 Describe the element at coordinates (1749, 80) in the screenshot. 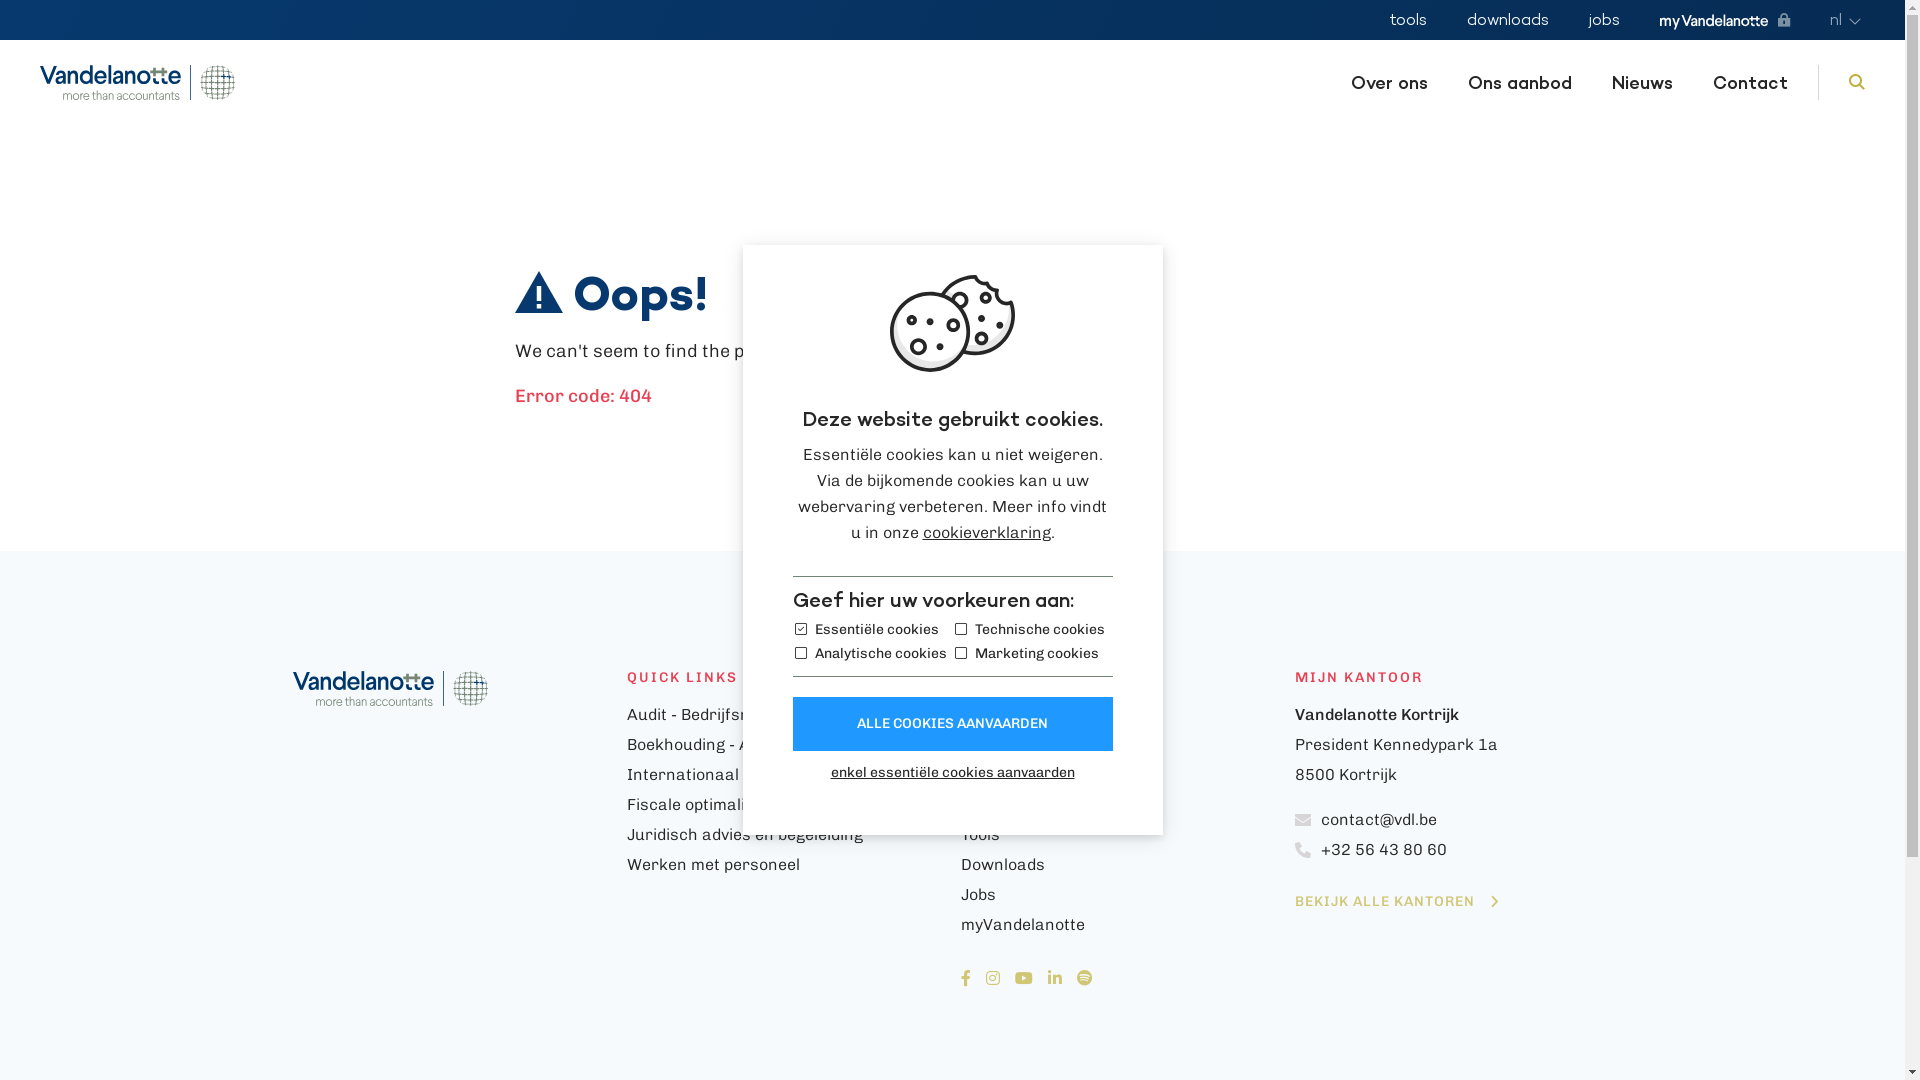

I see `'Contact'` at that location.